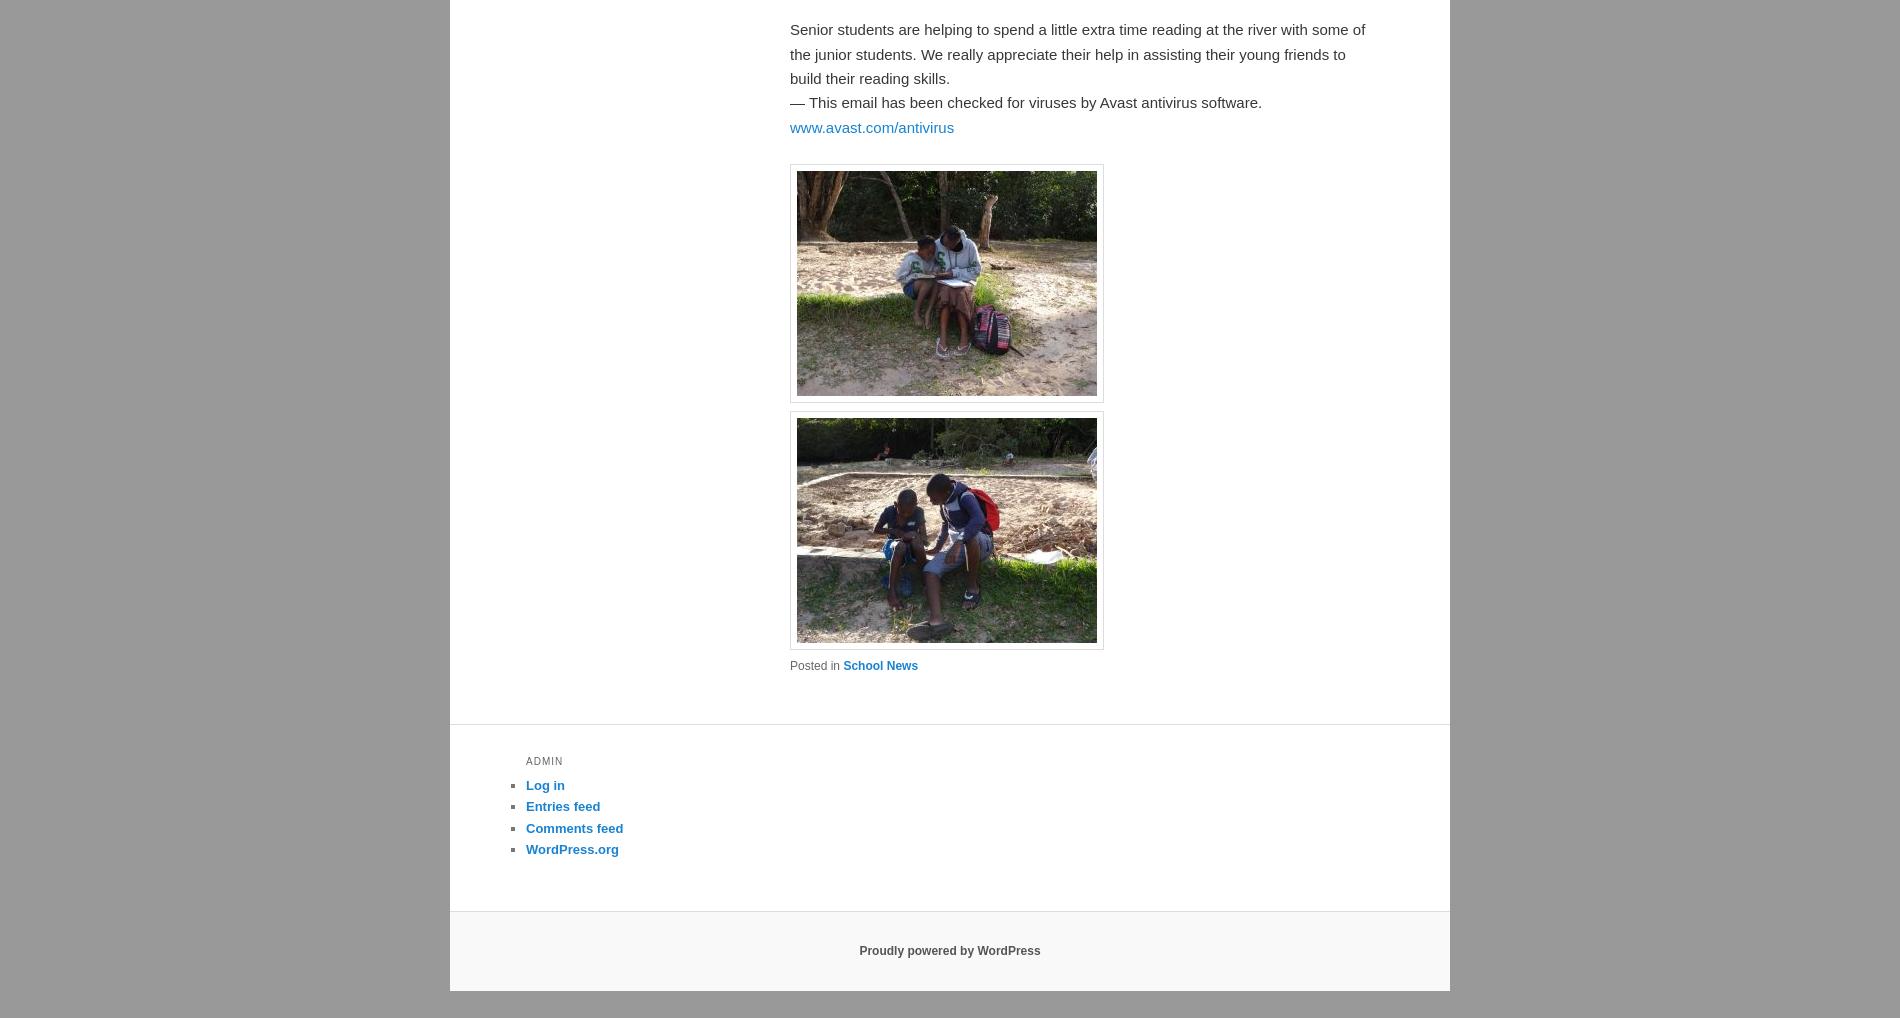  I want to click on 'Log in', so click(525, 785).